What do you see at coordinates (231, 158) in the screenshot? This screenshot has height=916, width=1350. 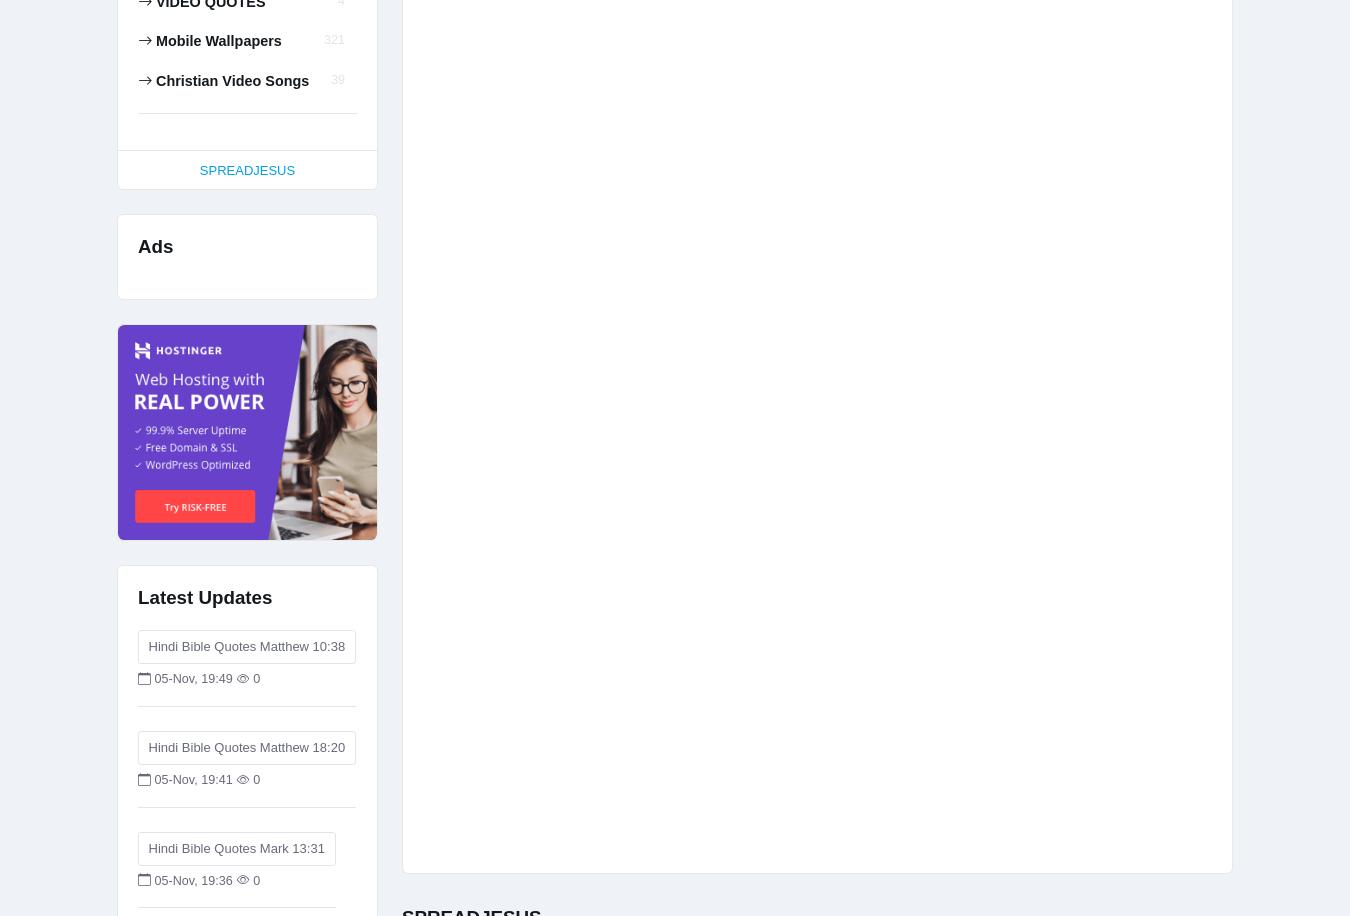 I see `'Help'` at bounding box center [231, 158].